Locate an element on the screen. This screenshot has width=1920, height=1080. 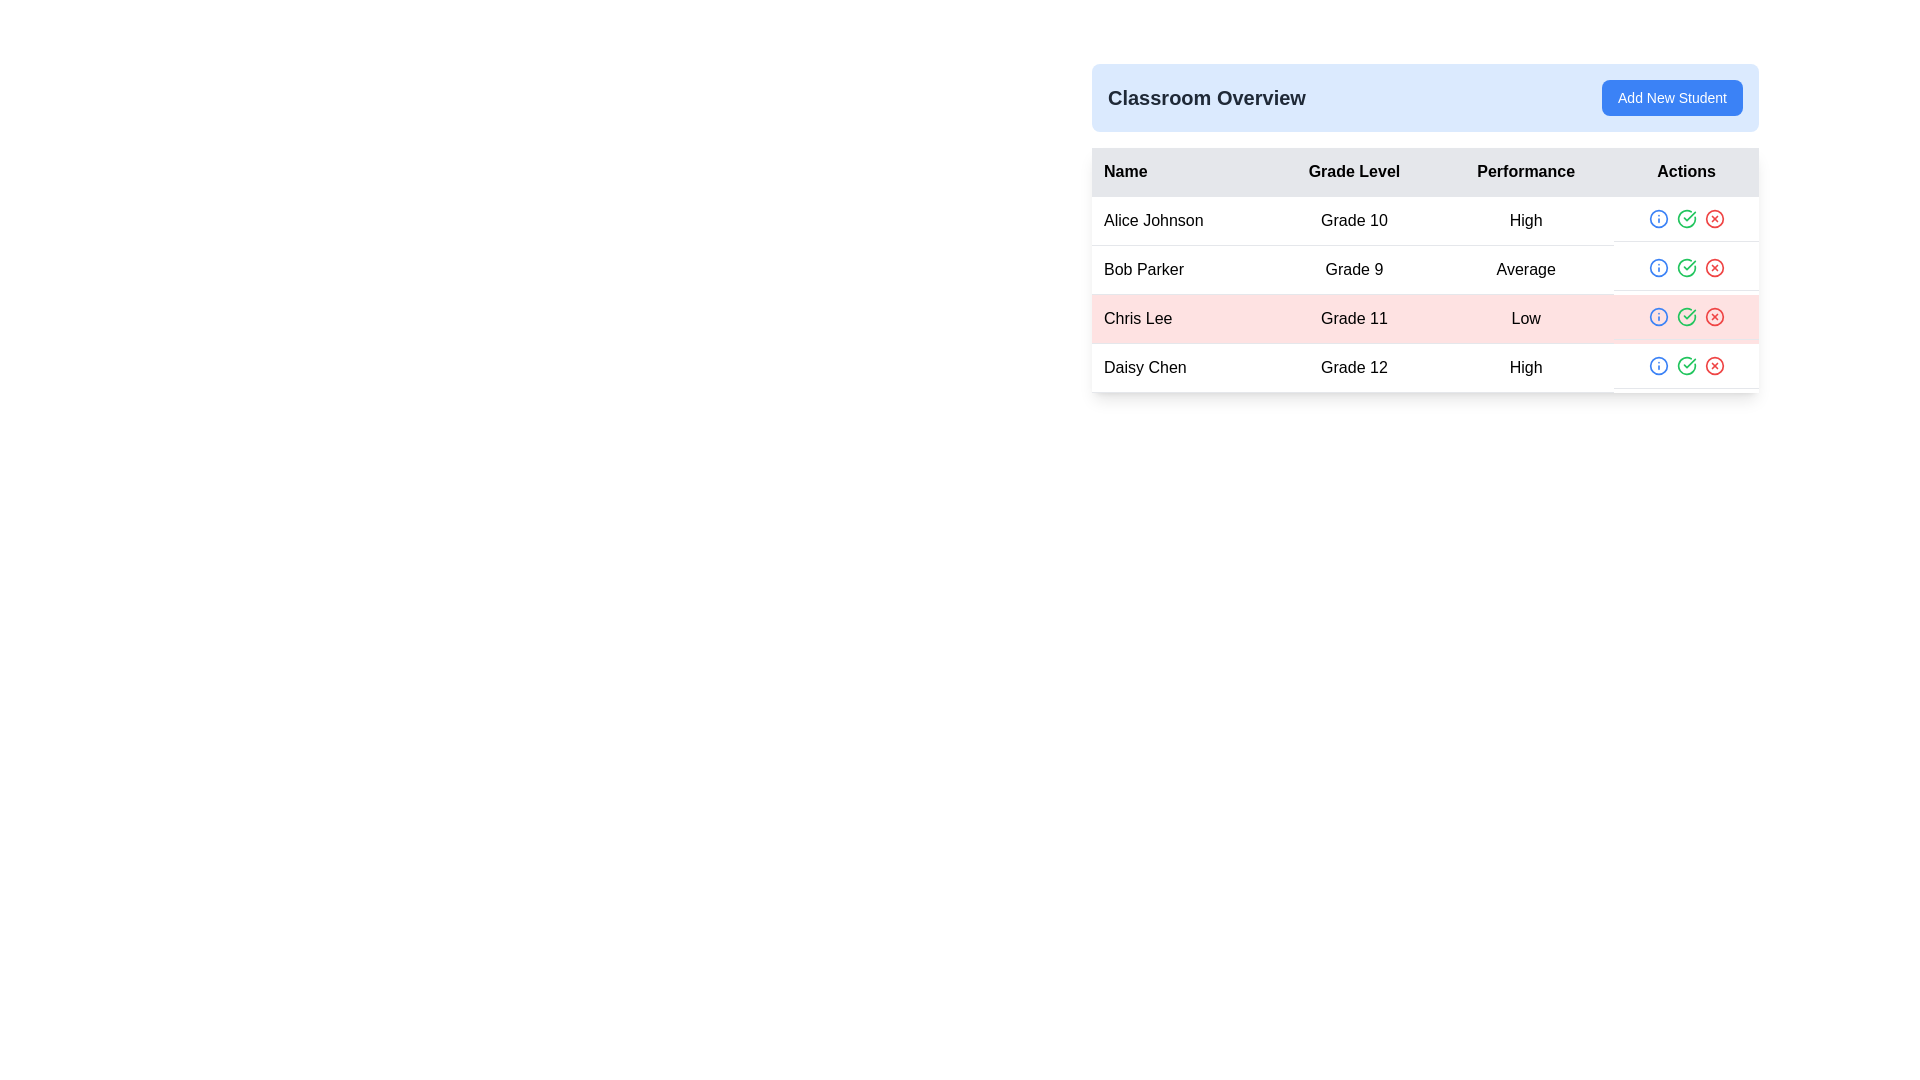
the red 'x' icon in the Action buttons group located in the 'Actions' column of the last row corresponding to the 'Daisy Chen' entry for Grade 12 is located at coordinates (1685, 366).